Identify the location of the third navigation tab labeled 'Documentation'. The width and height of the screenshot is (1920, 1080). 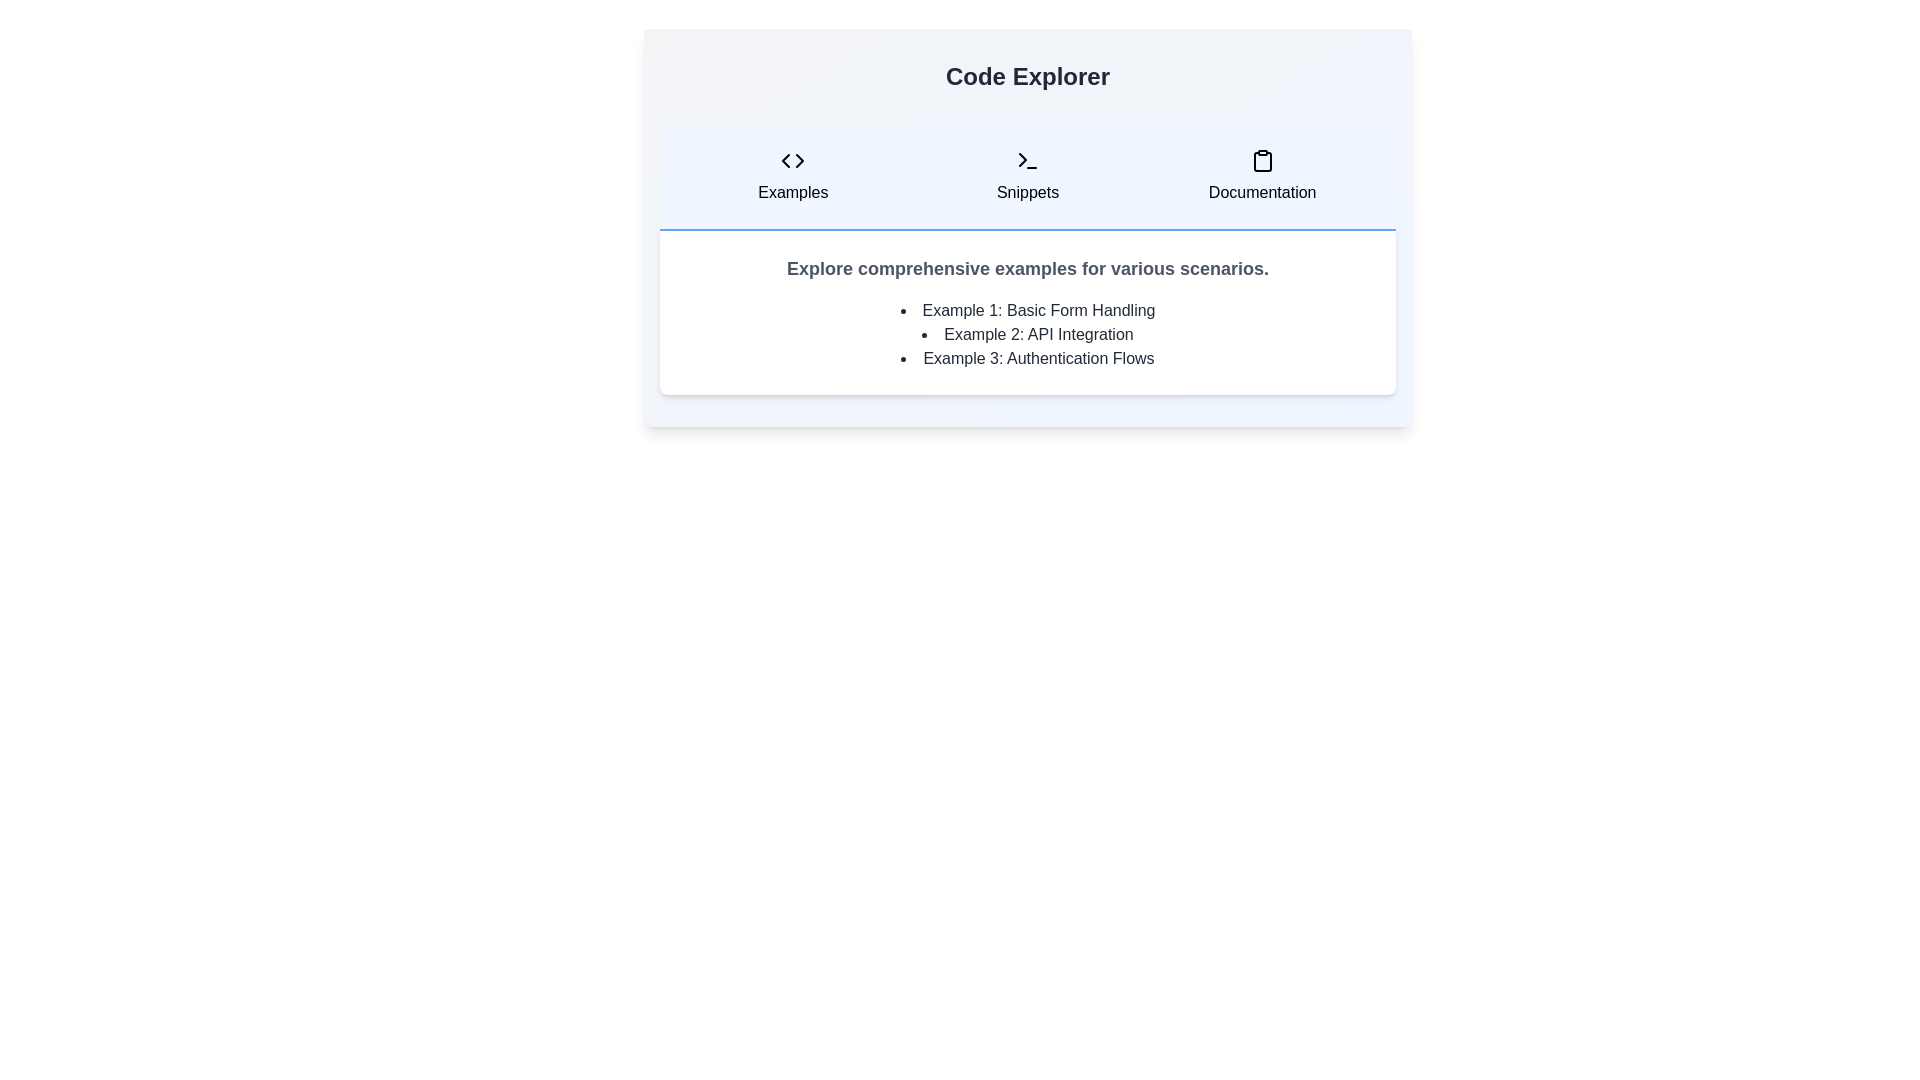
(1261, 176).